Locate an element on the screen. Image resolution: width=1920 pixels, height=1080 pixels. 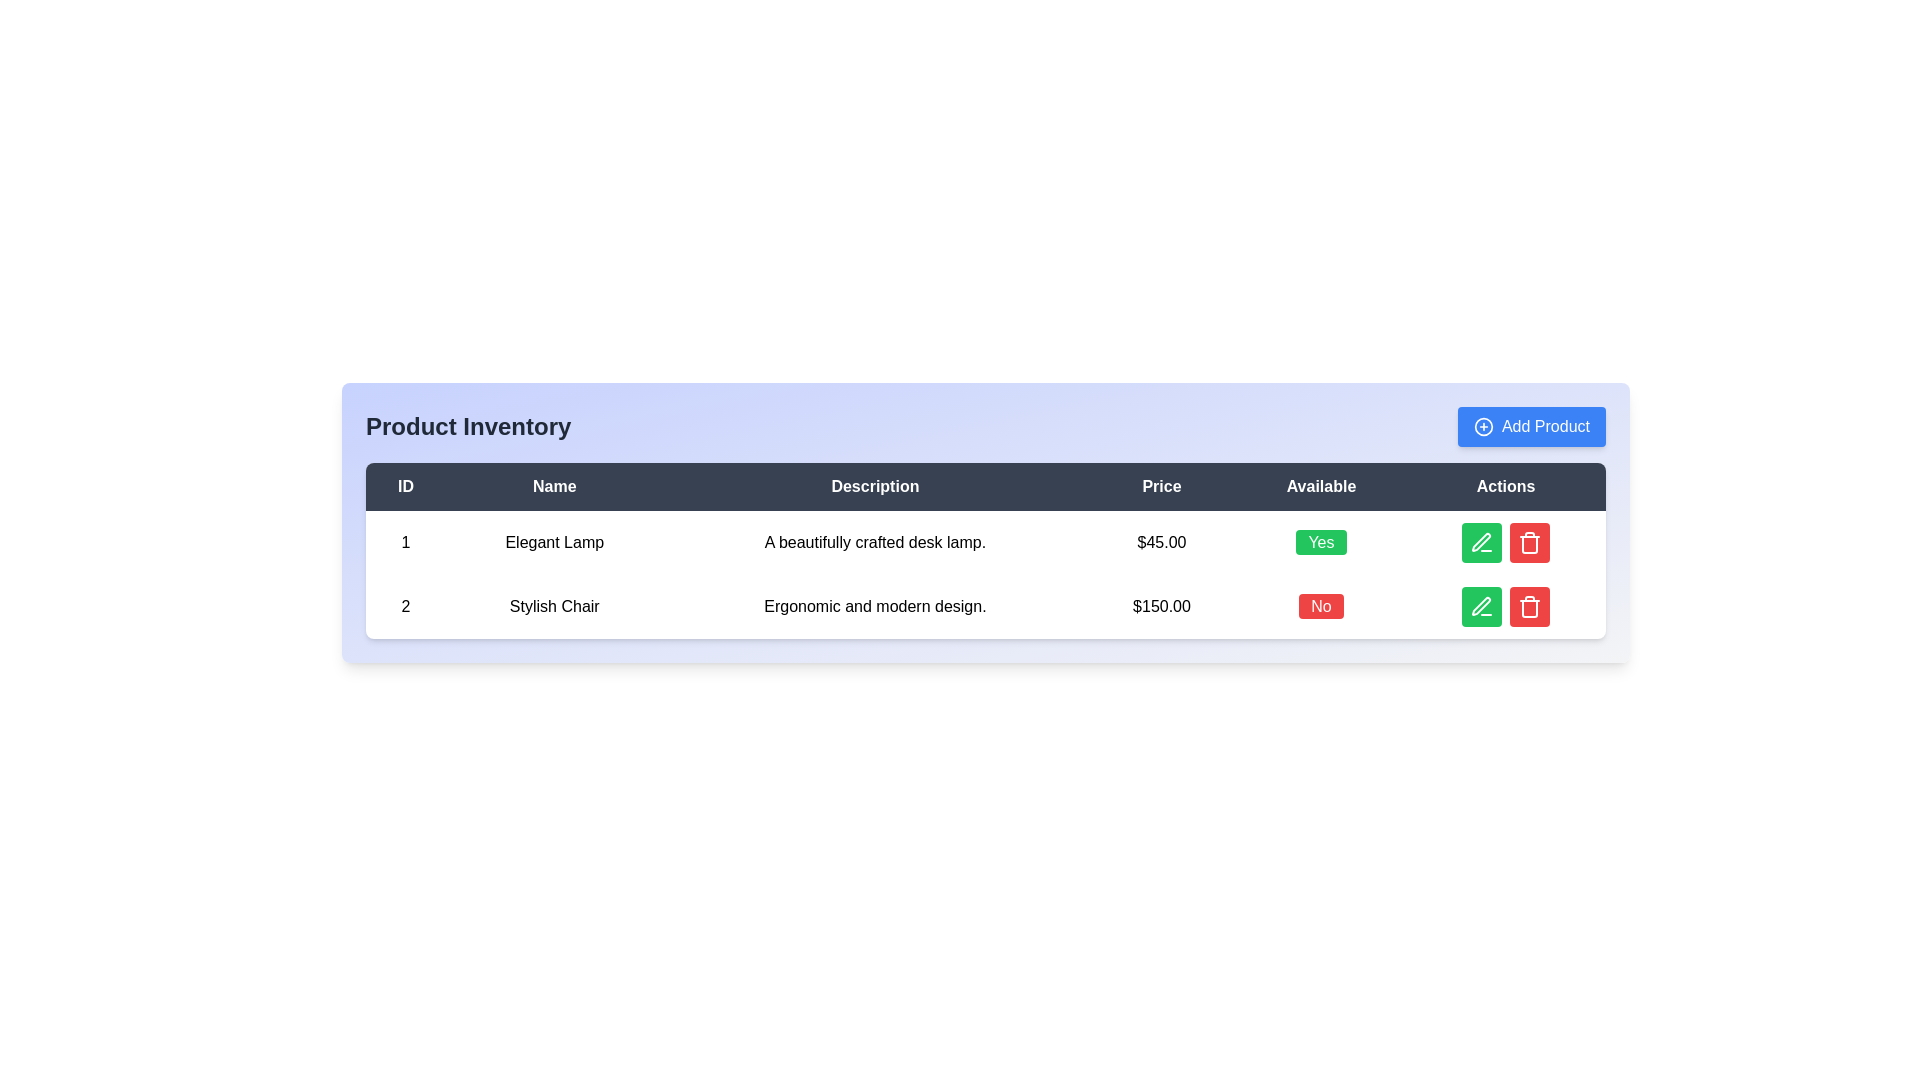
the table cell displaying the text '1' in black on a white background, located in the first row under the 'ID' column is located at coordinates (404, 543).